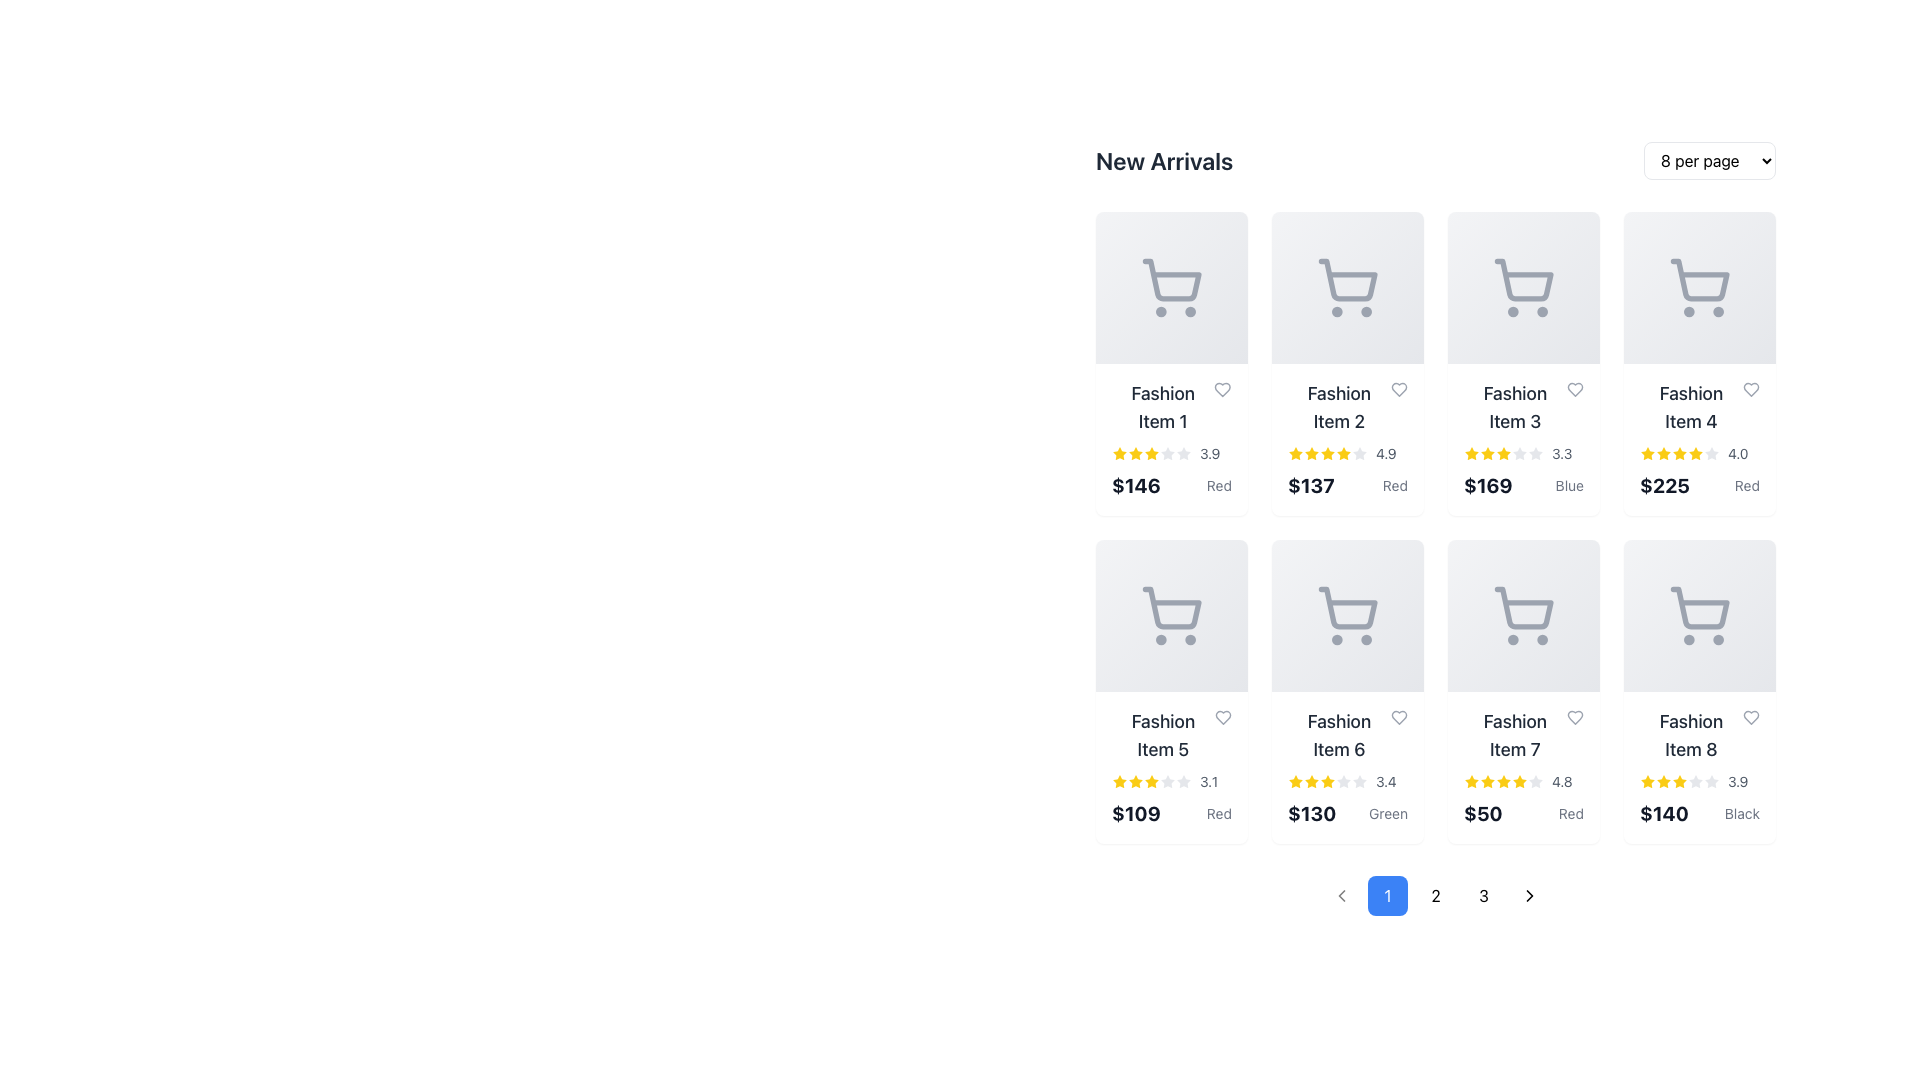 This screenshot has height=1080, width=1920. Describe the element at coordinates (1152, 781) in the screenshot. I see `the yellow star icon representing the fourth rating in a row of five stars below the 'Fashion Item 5' card` at that location.